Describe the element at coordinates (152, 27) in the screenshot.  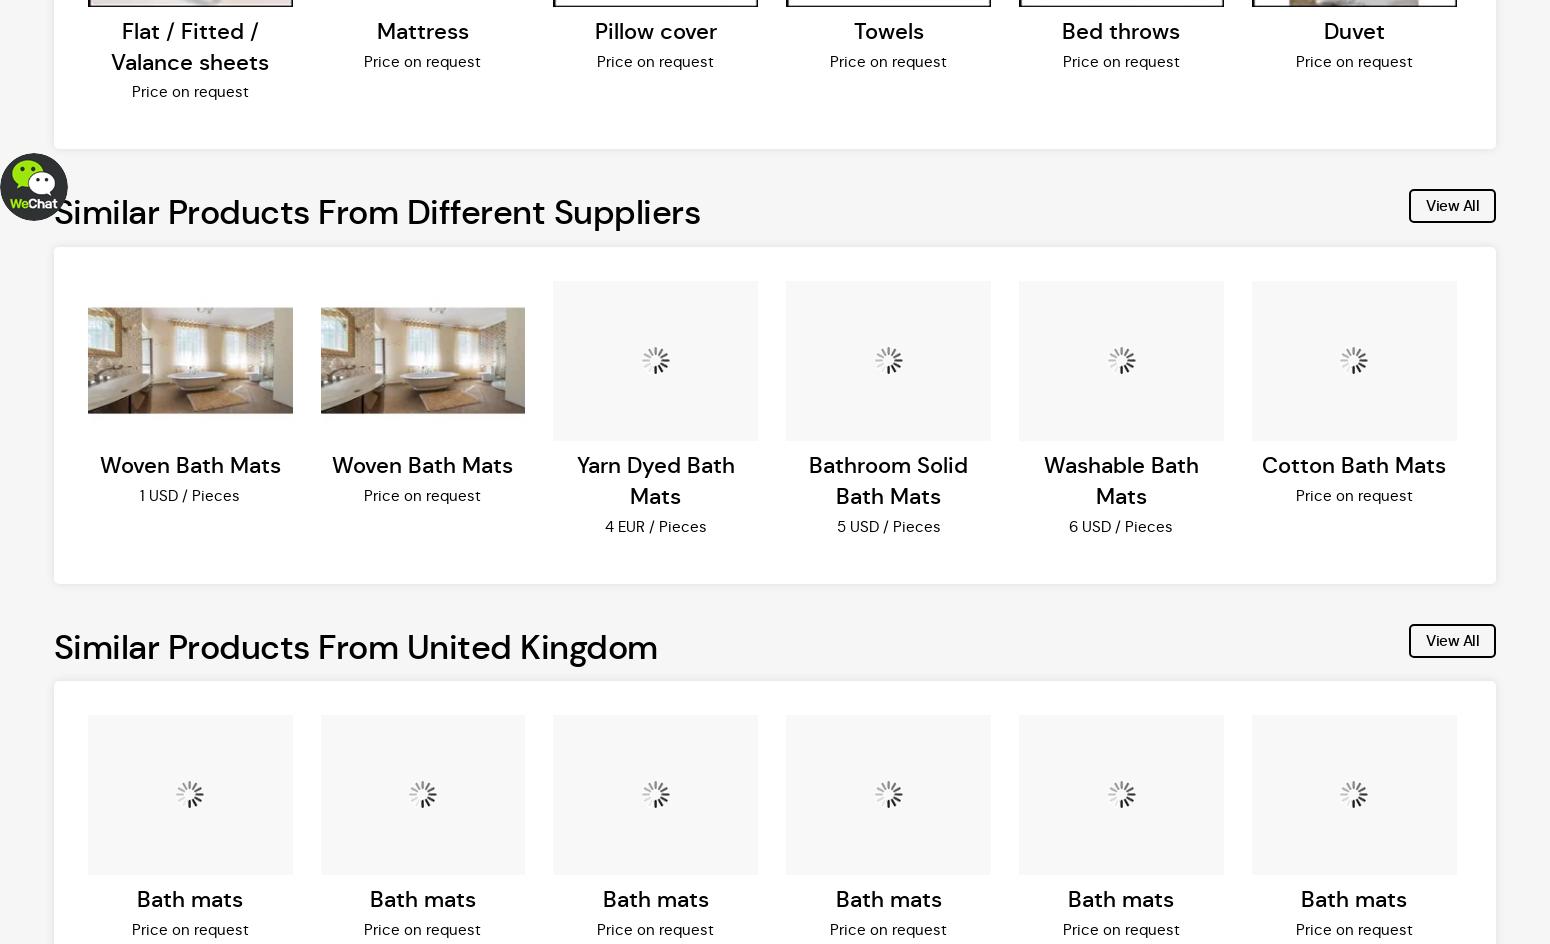
I see `'Sewing Trims & Accessories'` at that location.